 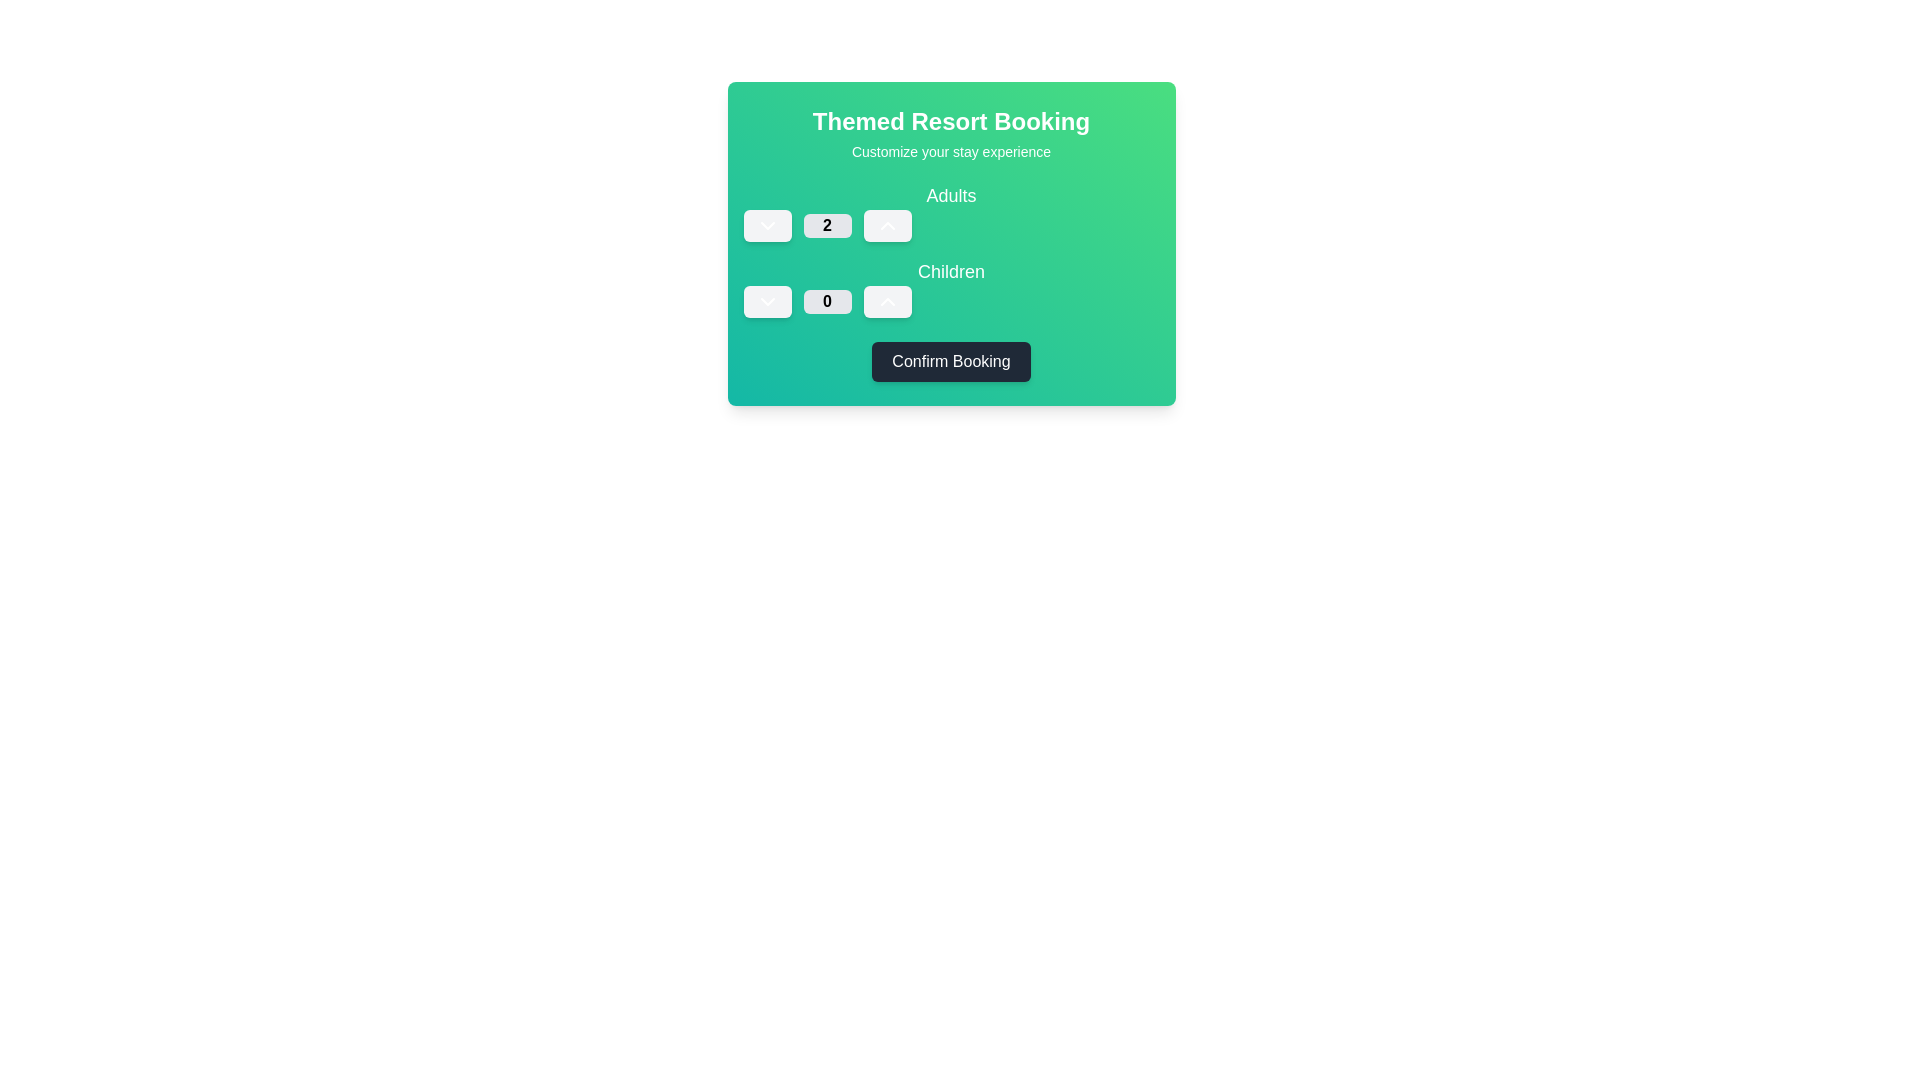 I want to click on the increment button positioned to the far right side of the control set associated with children count, so click(x=886, y=301).